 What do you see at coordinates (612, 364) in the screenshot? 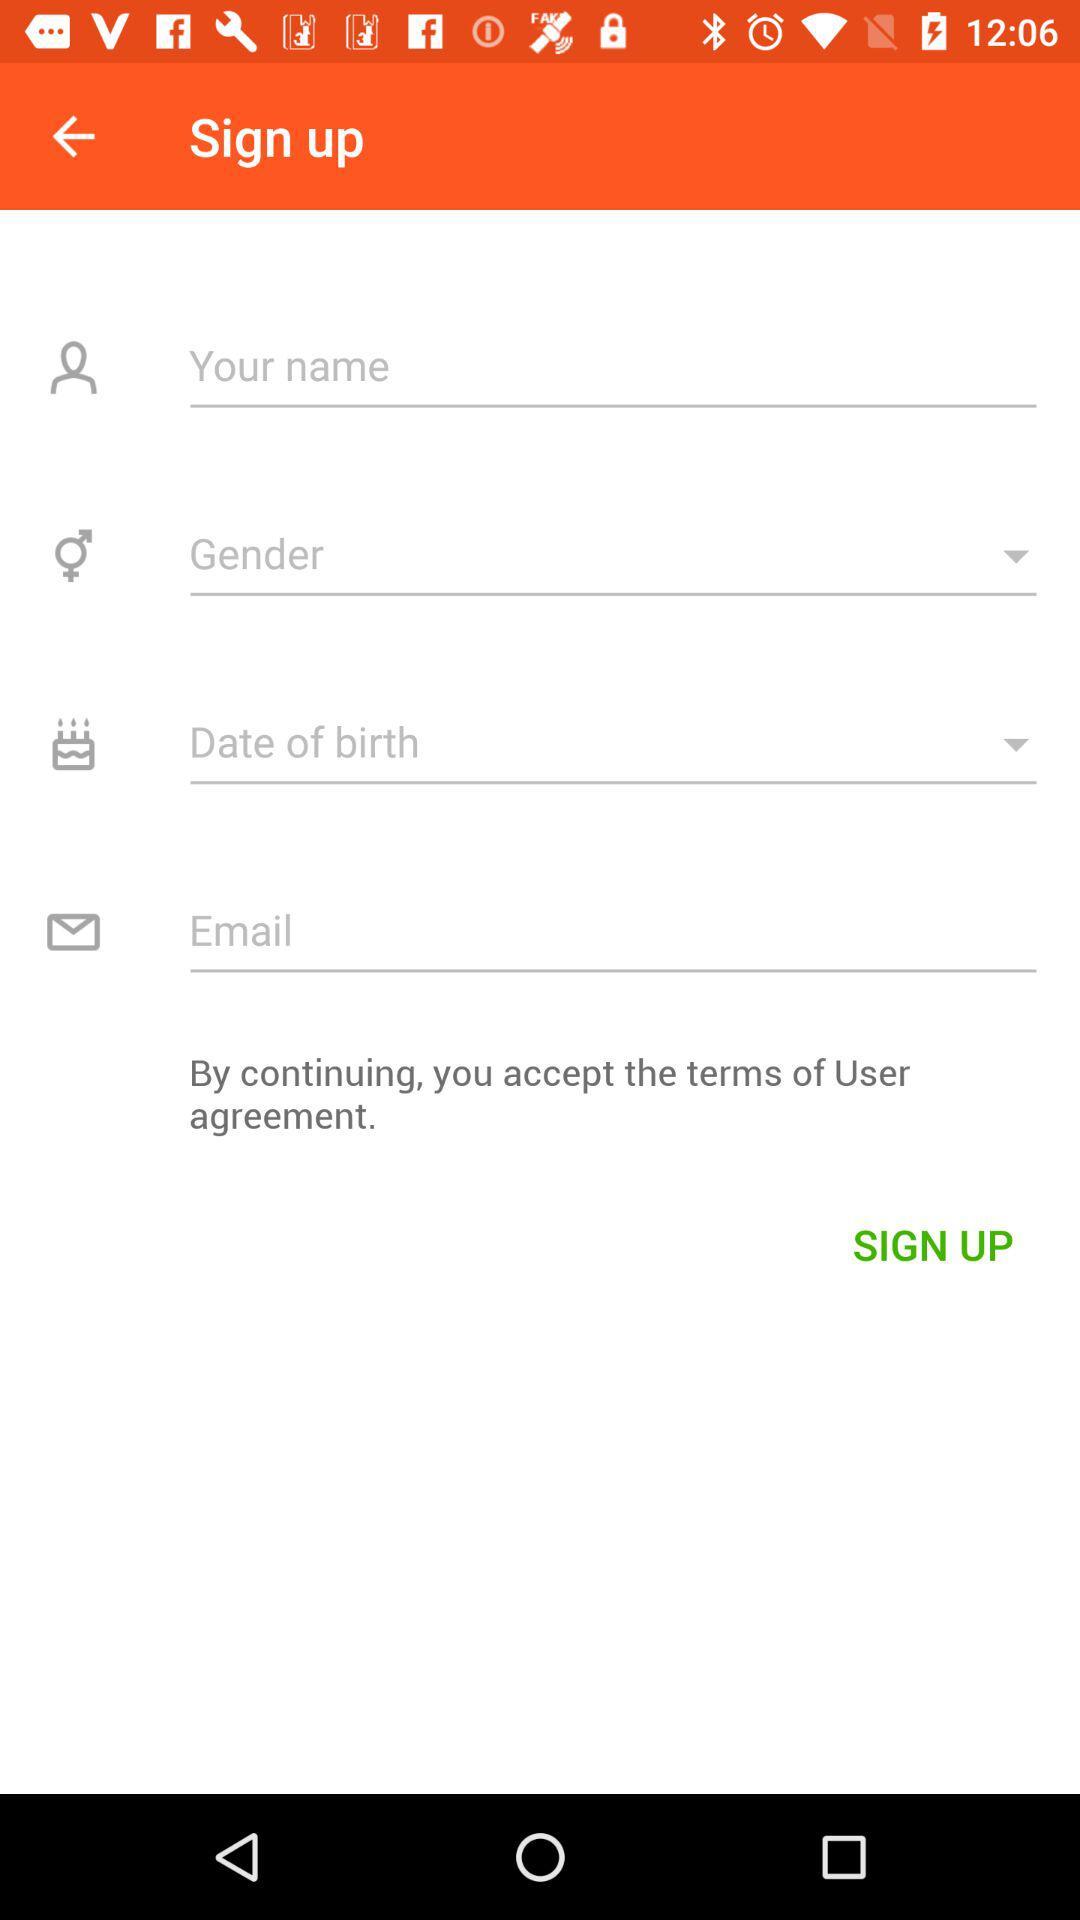
I see `enter name` at bounding box center [612, 364].